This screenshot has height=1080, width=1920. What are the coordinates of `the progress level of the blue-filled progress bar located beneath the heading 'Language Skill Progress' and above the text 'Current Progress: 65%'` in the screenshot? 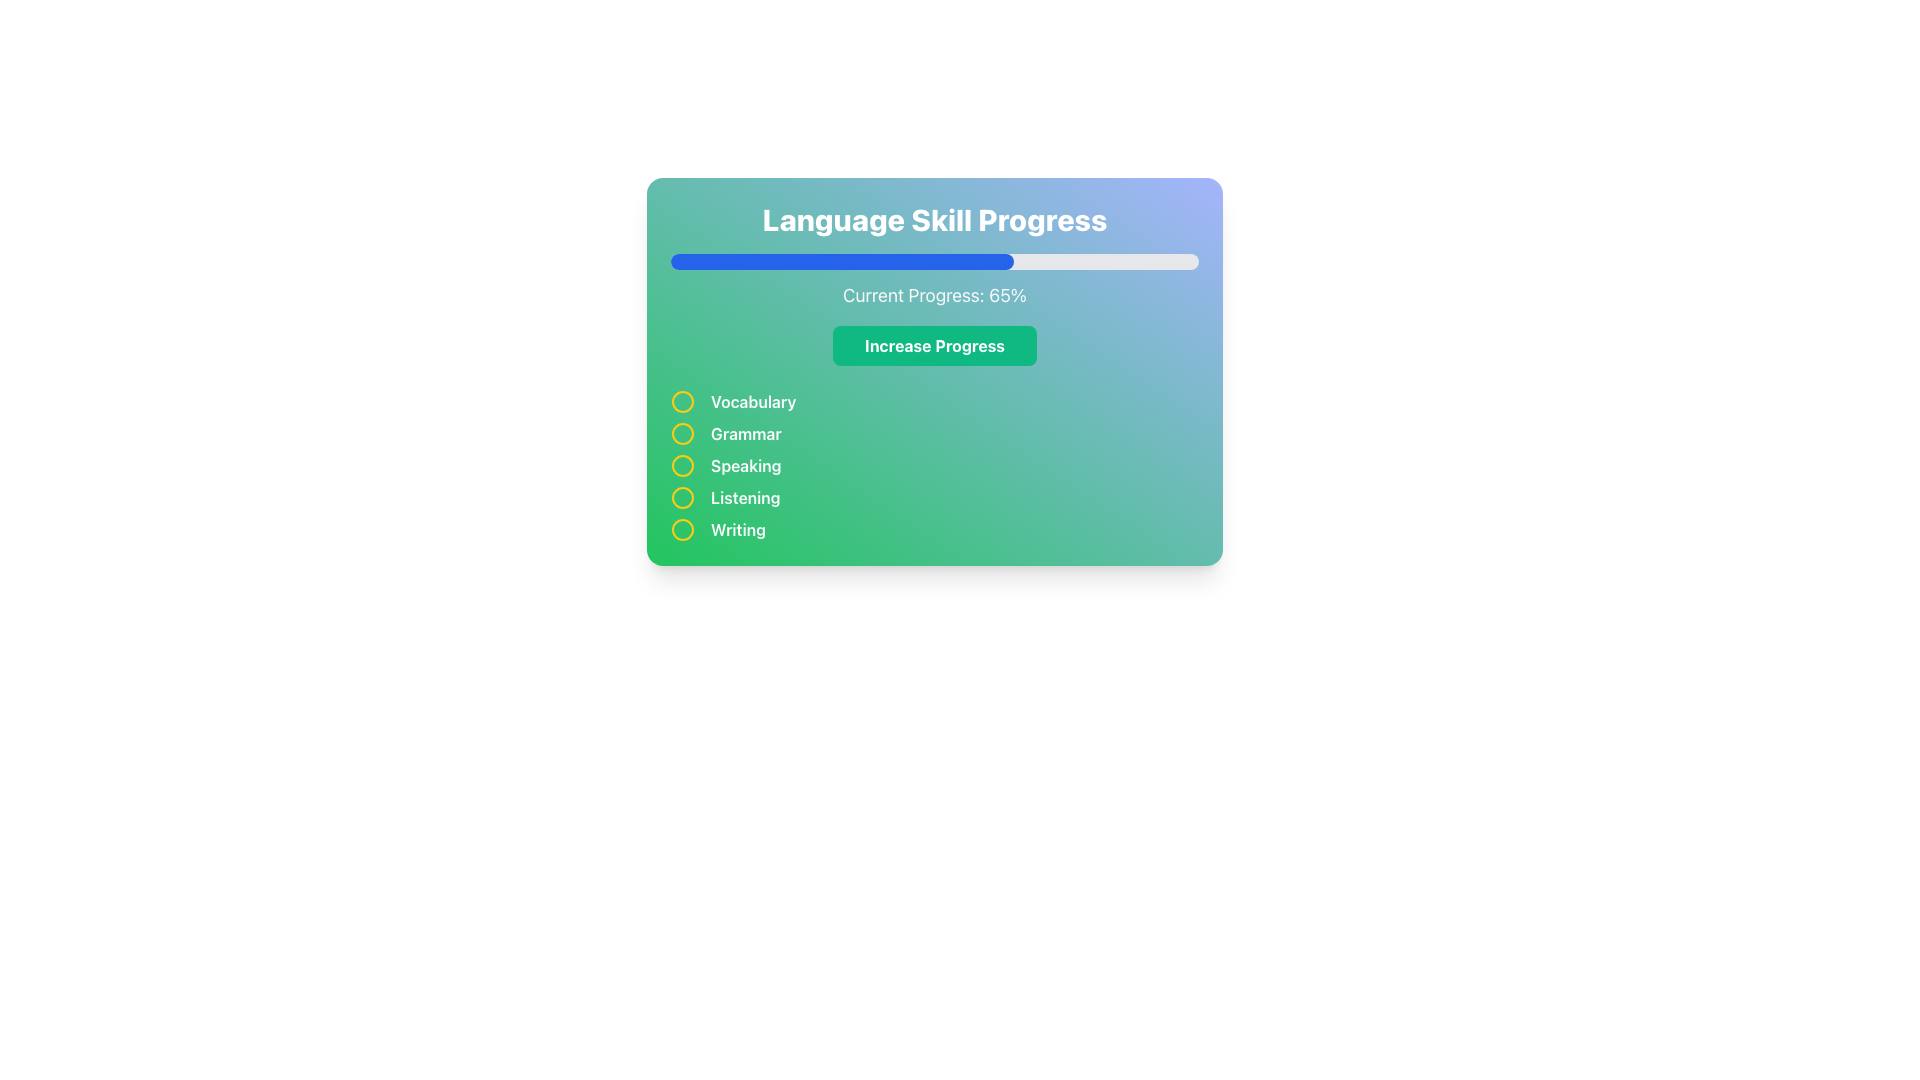 It's located at (934, 261).